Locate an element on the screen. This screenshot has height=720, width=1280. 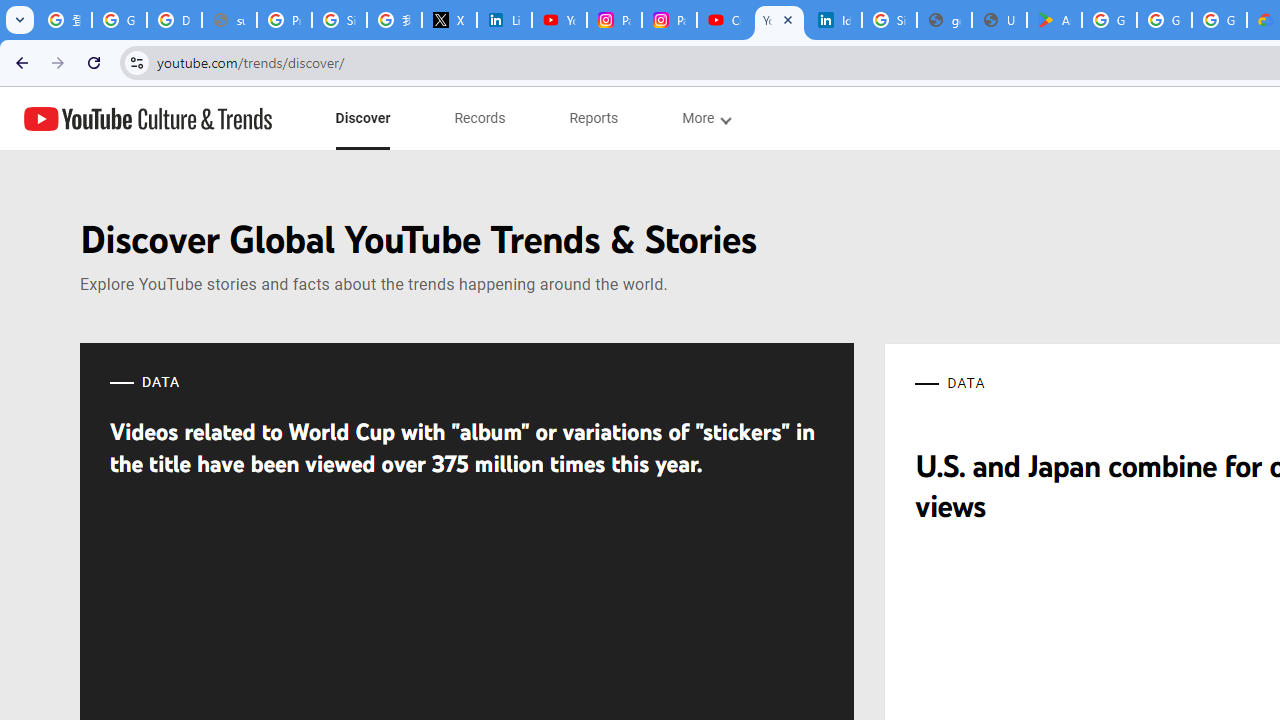
'User Details' is located at coordinates (999, 20).